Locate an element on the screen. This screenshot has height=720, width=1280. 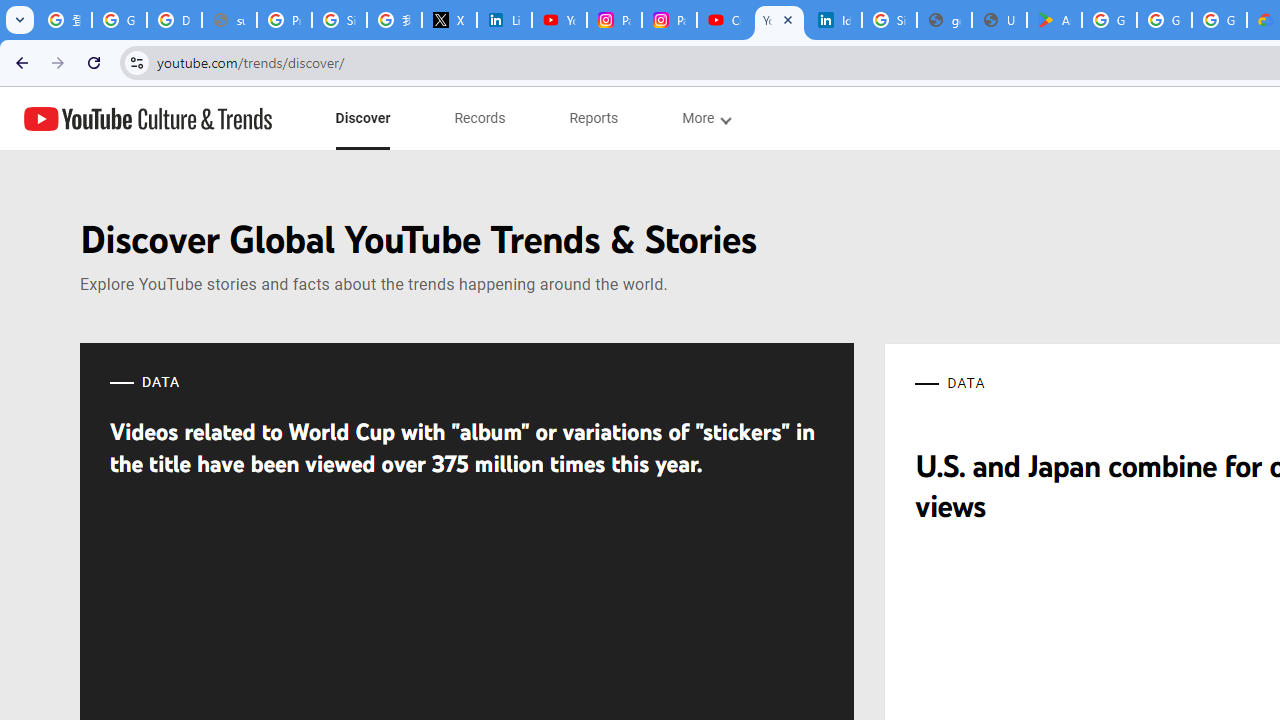
'User Details' is located at coordinates (999, 20).